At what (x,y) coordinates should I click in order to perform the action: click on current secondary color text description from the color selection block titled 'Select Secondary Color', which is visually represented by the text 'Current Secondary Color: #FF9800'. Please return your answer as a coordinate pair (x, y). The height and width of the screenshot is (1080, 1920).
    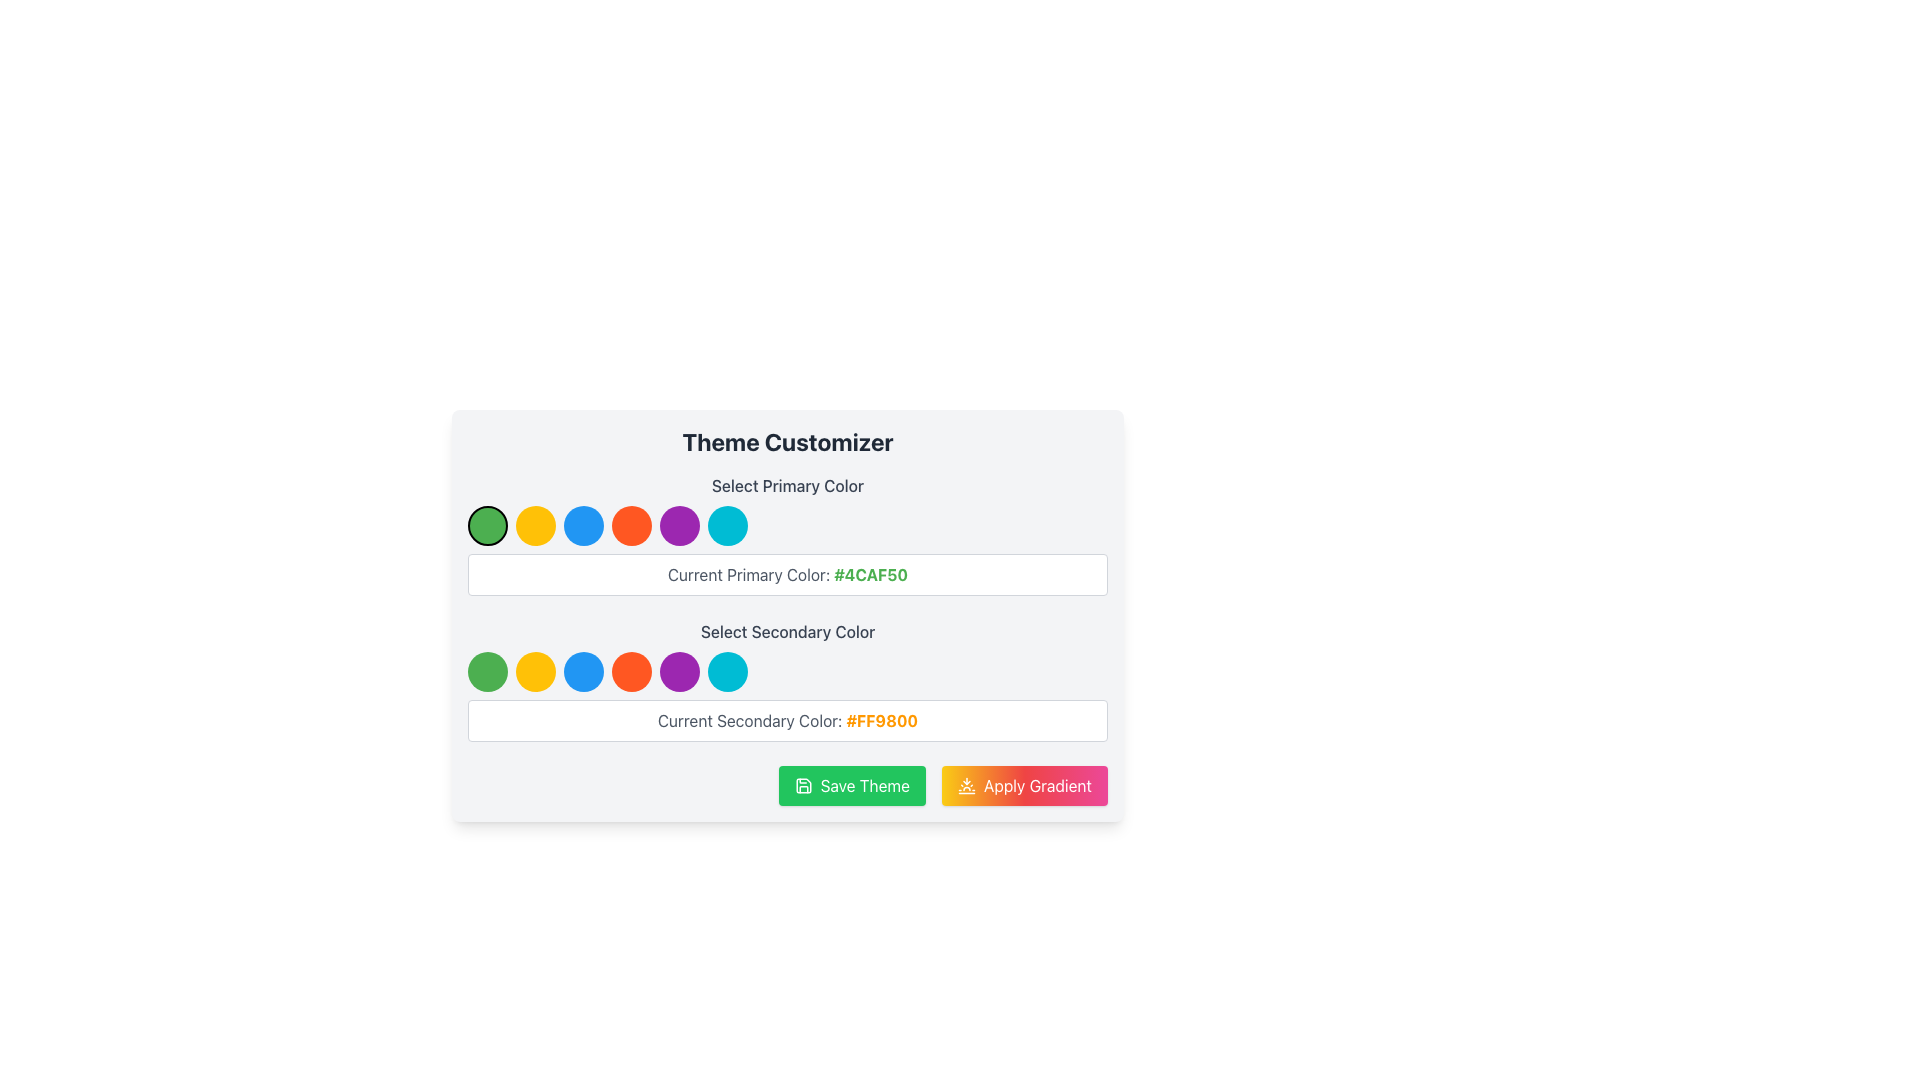
    Looking at the image, I should click on (786, 640).